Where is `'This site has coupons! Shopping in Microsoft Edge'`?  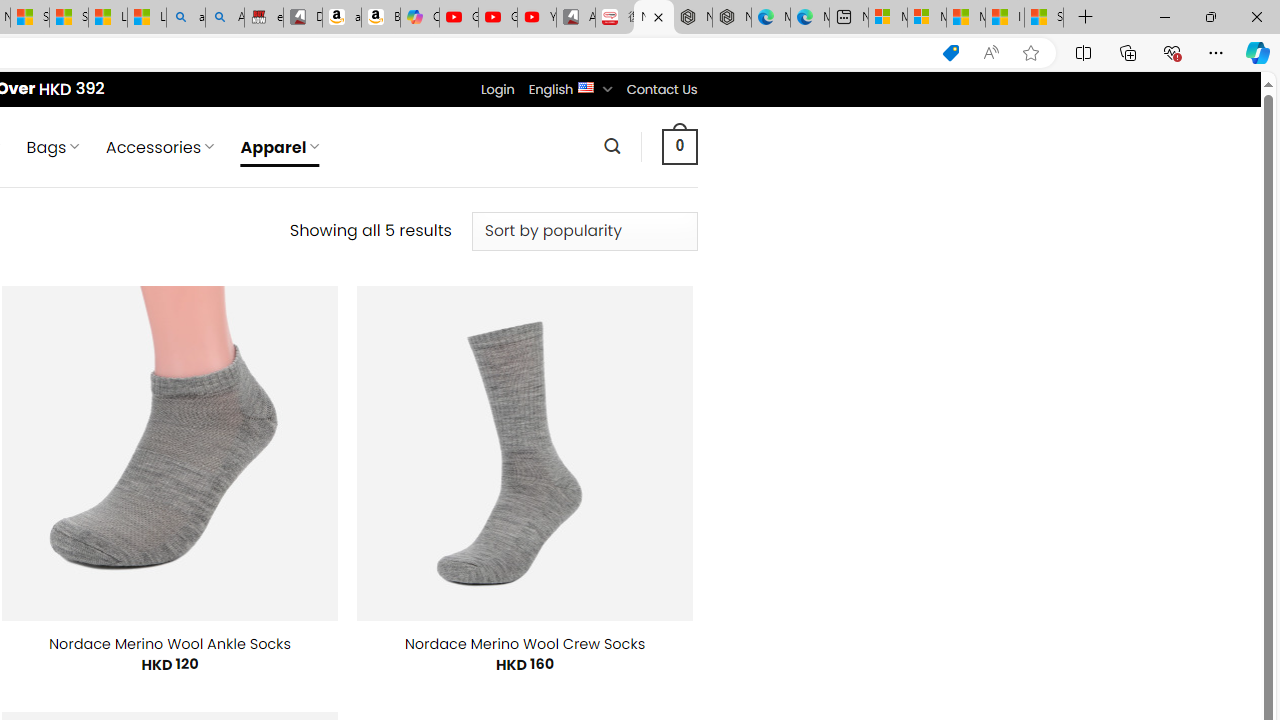 'This site has coupons! Shopping in Microsoft Edge' is located at coordinates (950, 52).